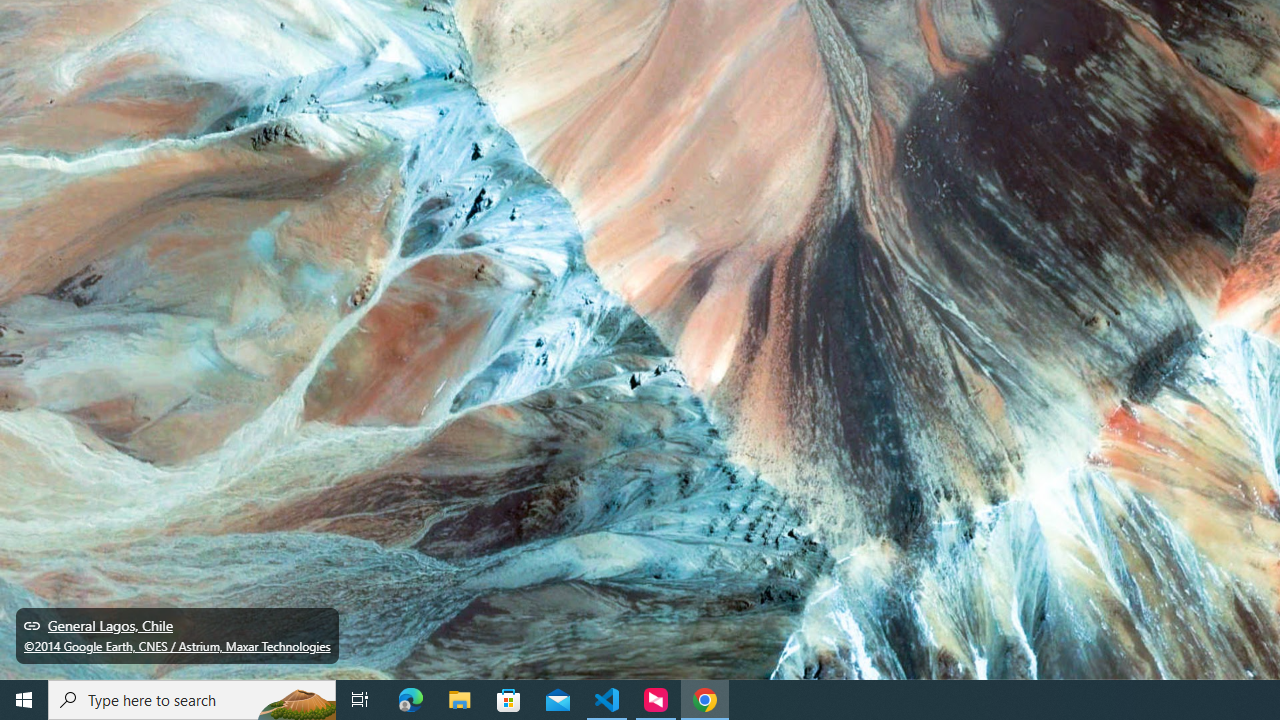 The image size is (1280, 720). What do you see at coordinates (606, 698) in the screenshot?
I see `'Visual Studio Code - 1 running window'` at bounding box center [606, 698].